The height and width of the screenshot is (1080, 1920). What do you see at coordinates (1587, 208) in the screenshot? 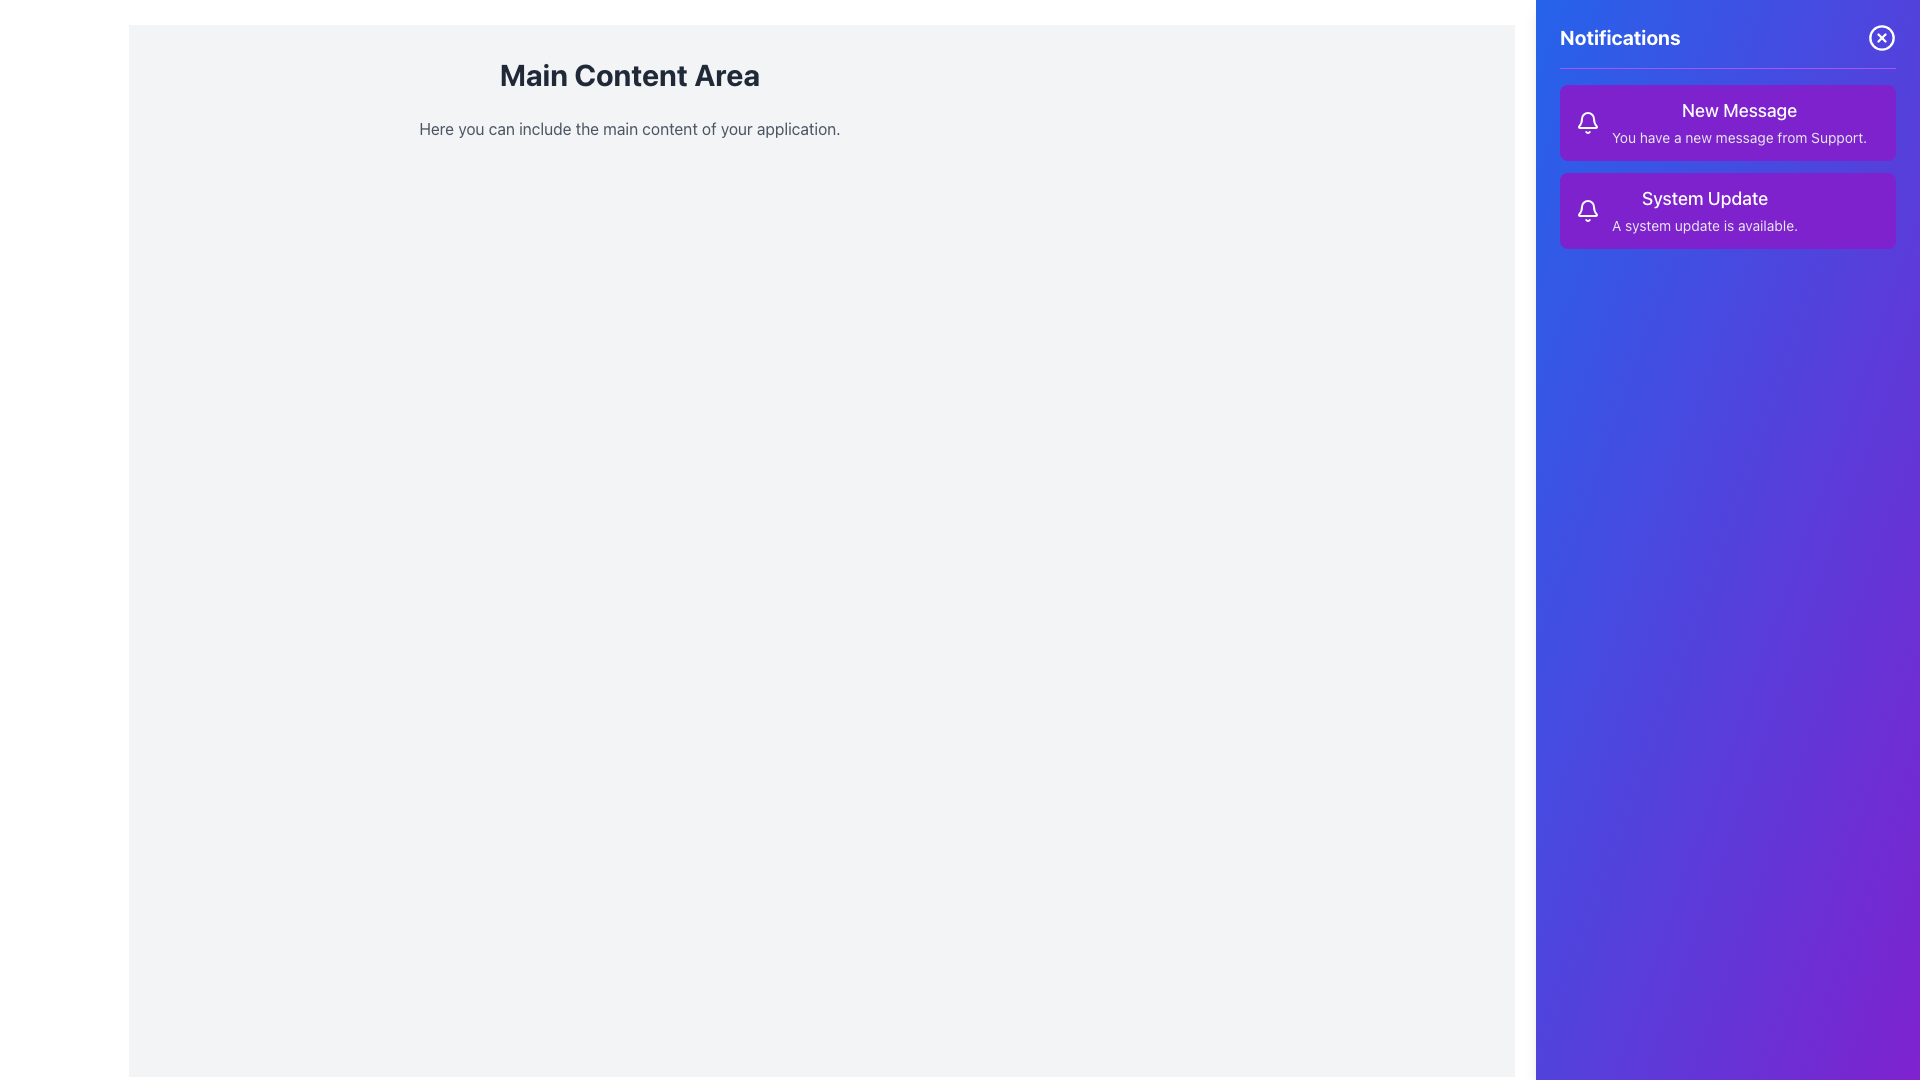
I see `the 'System Update' notification icon located at the top section of the notification sidebar` at bounding box center [1587, 208].